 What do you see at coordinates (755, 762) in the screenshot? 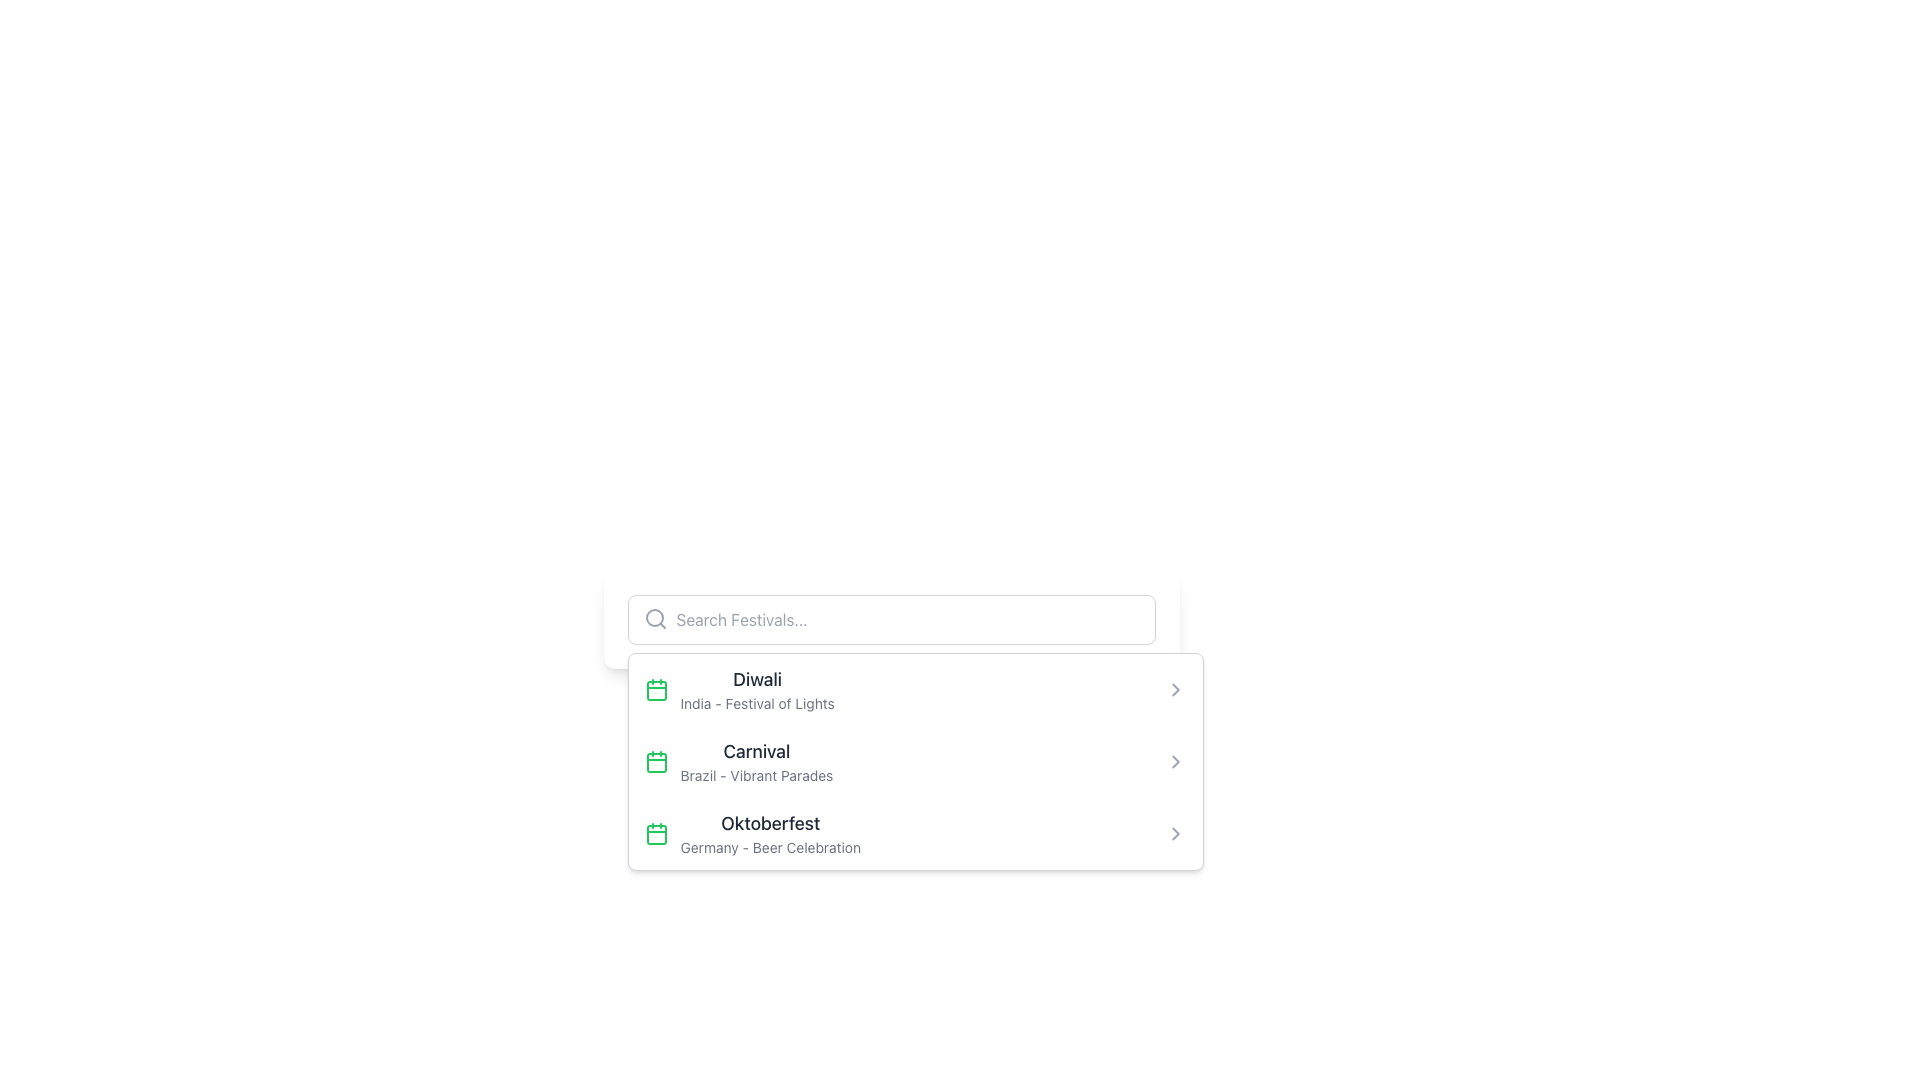
I see `the second list item labeled 'Carnival' which is part of a dropdown under a search input field` at bounding box center [755, 762].